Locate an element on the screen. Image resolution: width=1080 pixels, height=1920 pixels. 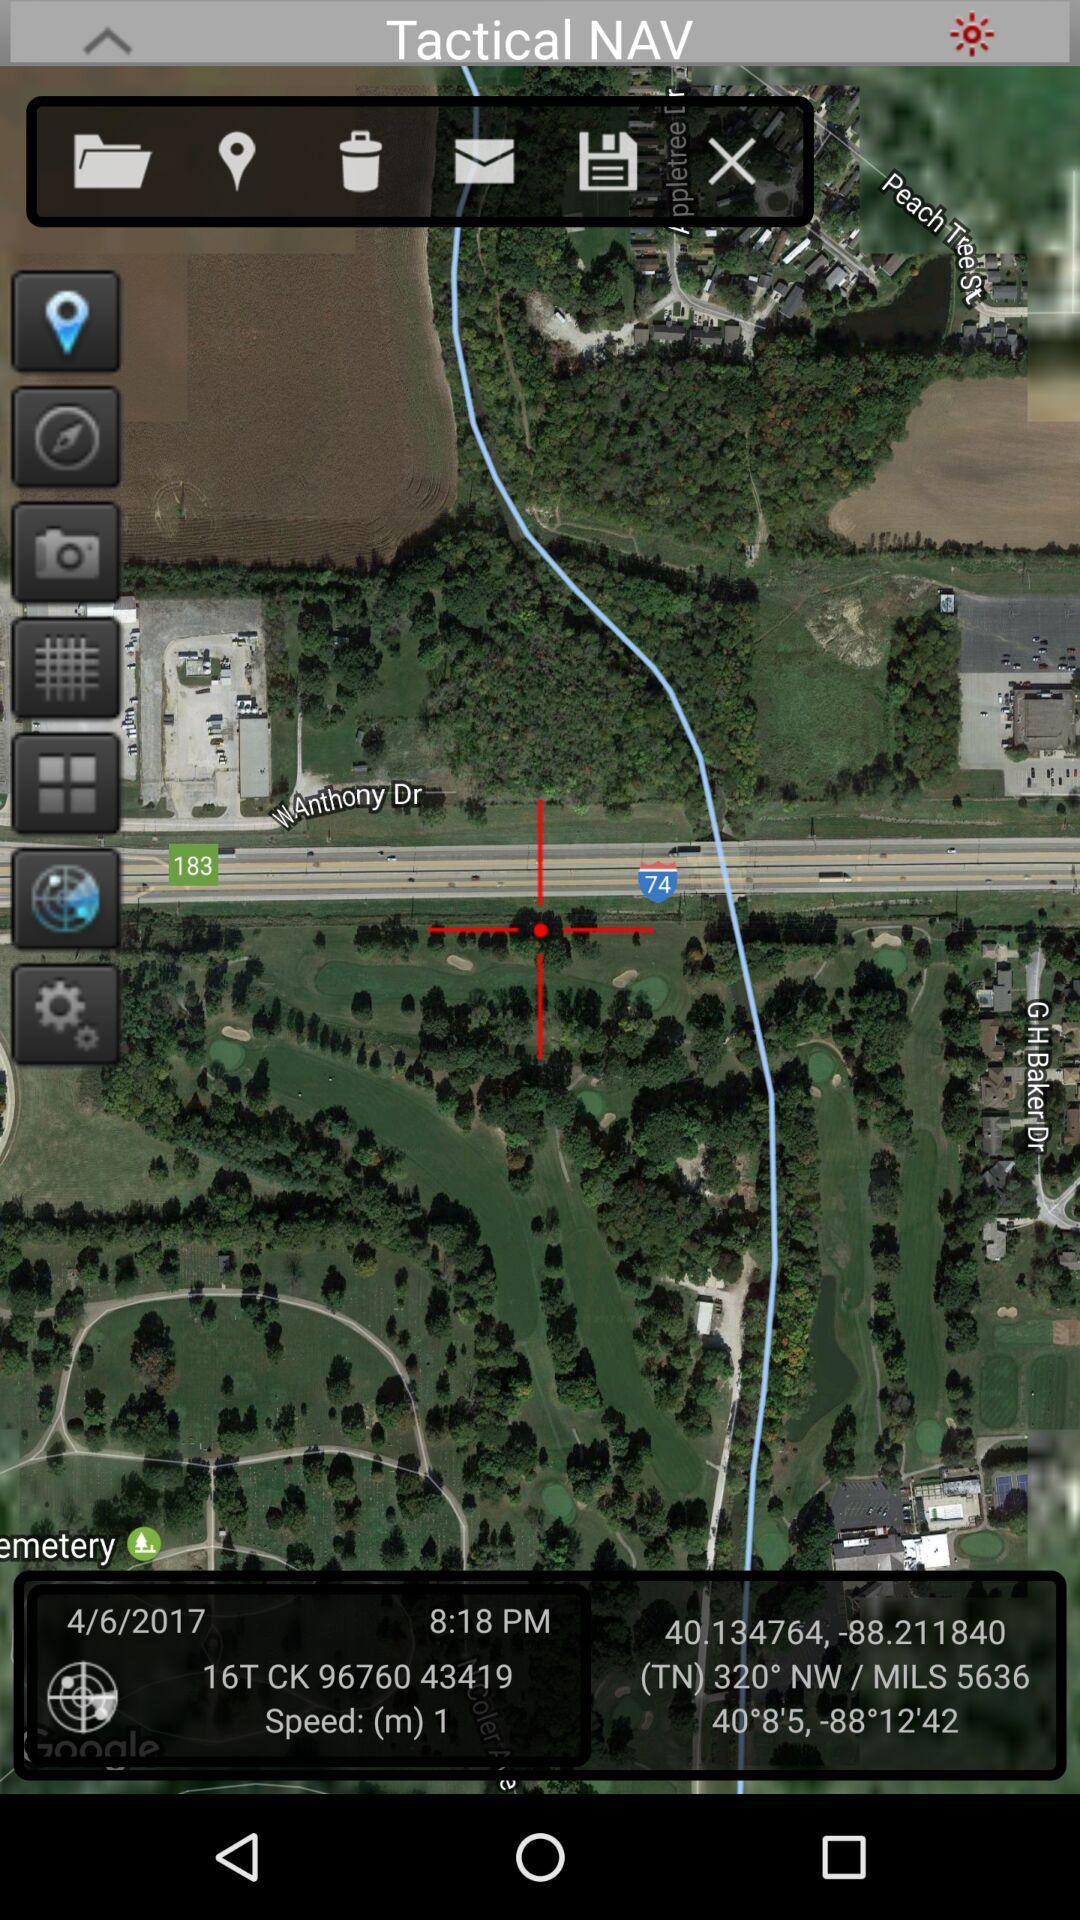
edit settings is located at coordinates (58, 1013).